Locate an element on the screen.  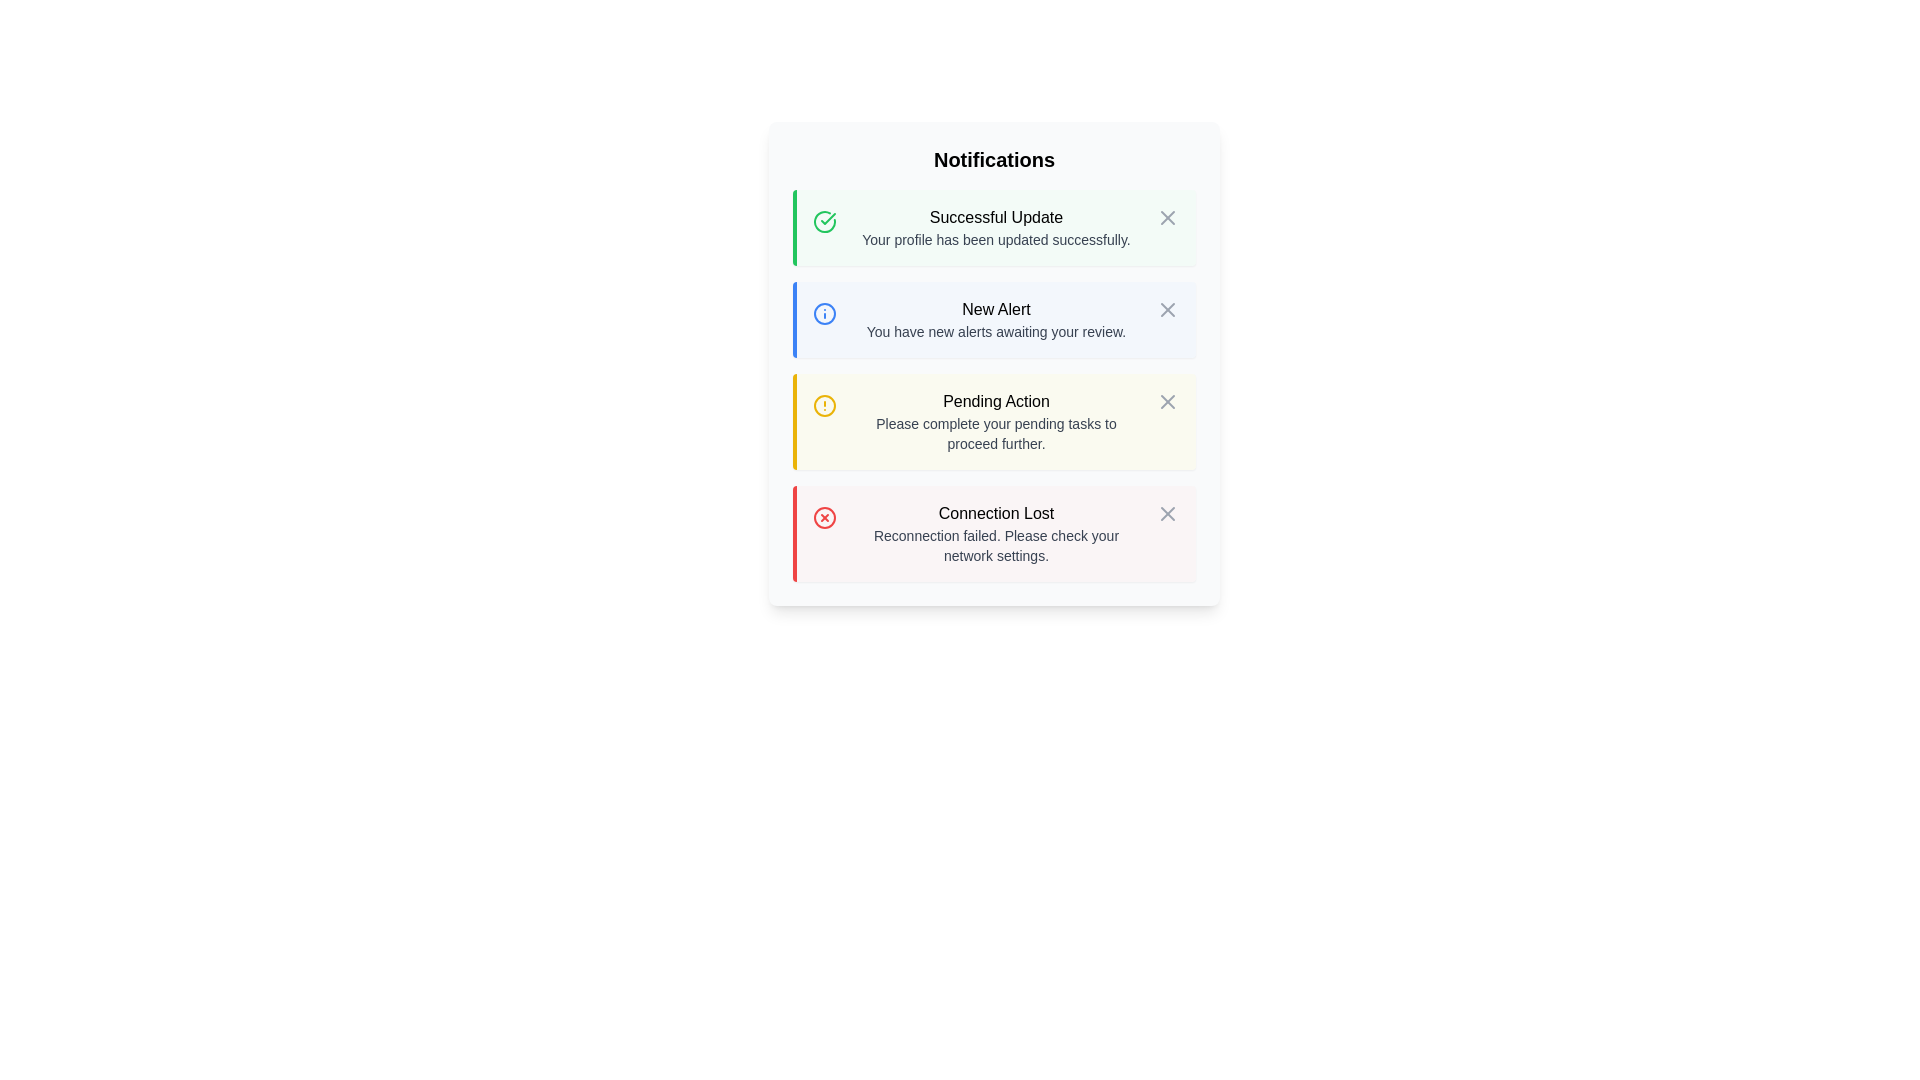
the Text Label that displays the message 'Your profile has been updated successfully.', which is styled in a smaller font and gray color, located below the 'Successful Update' heading in the notification card is located at coordinates (996, 238).